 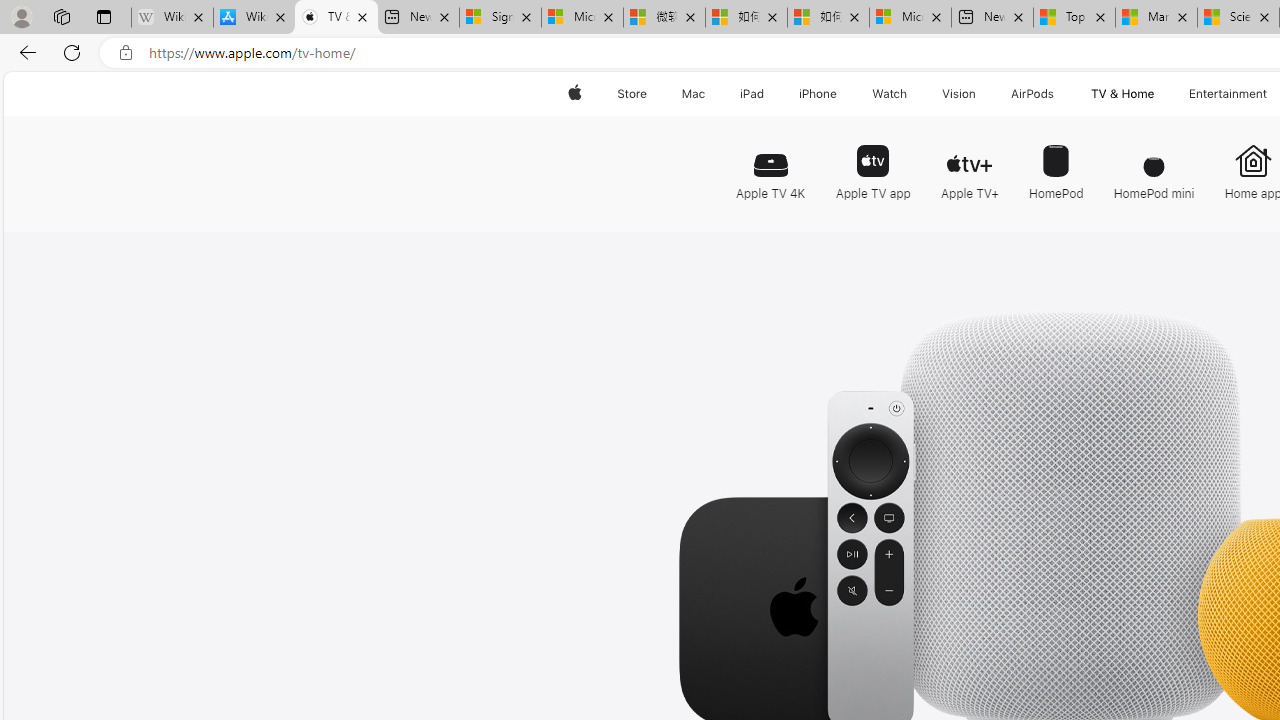 What do you see at coordinates (750, 93) in the screenshot?
I see `'iPad'` at bounding box center [750, 93].